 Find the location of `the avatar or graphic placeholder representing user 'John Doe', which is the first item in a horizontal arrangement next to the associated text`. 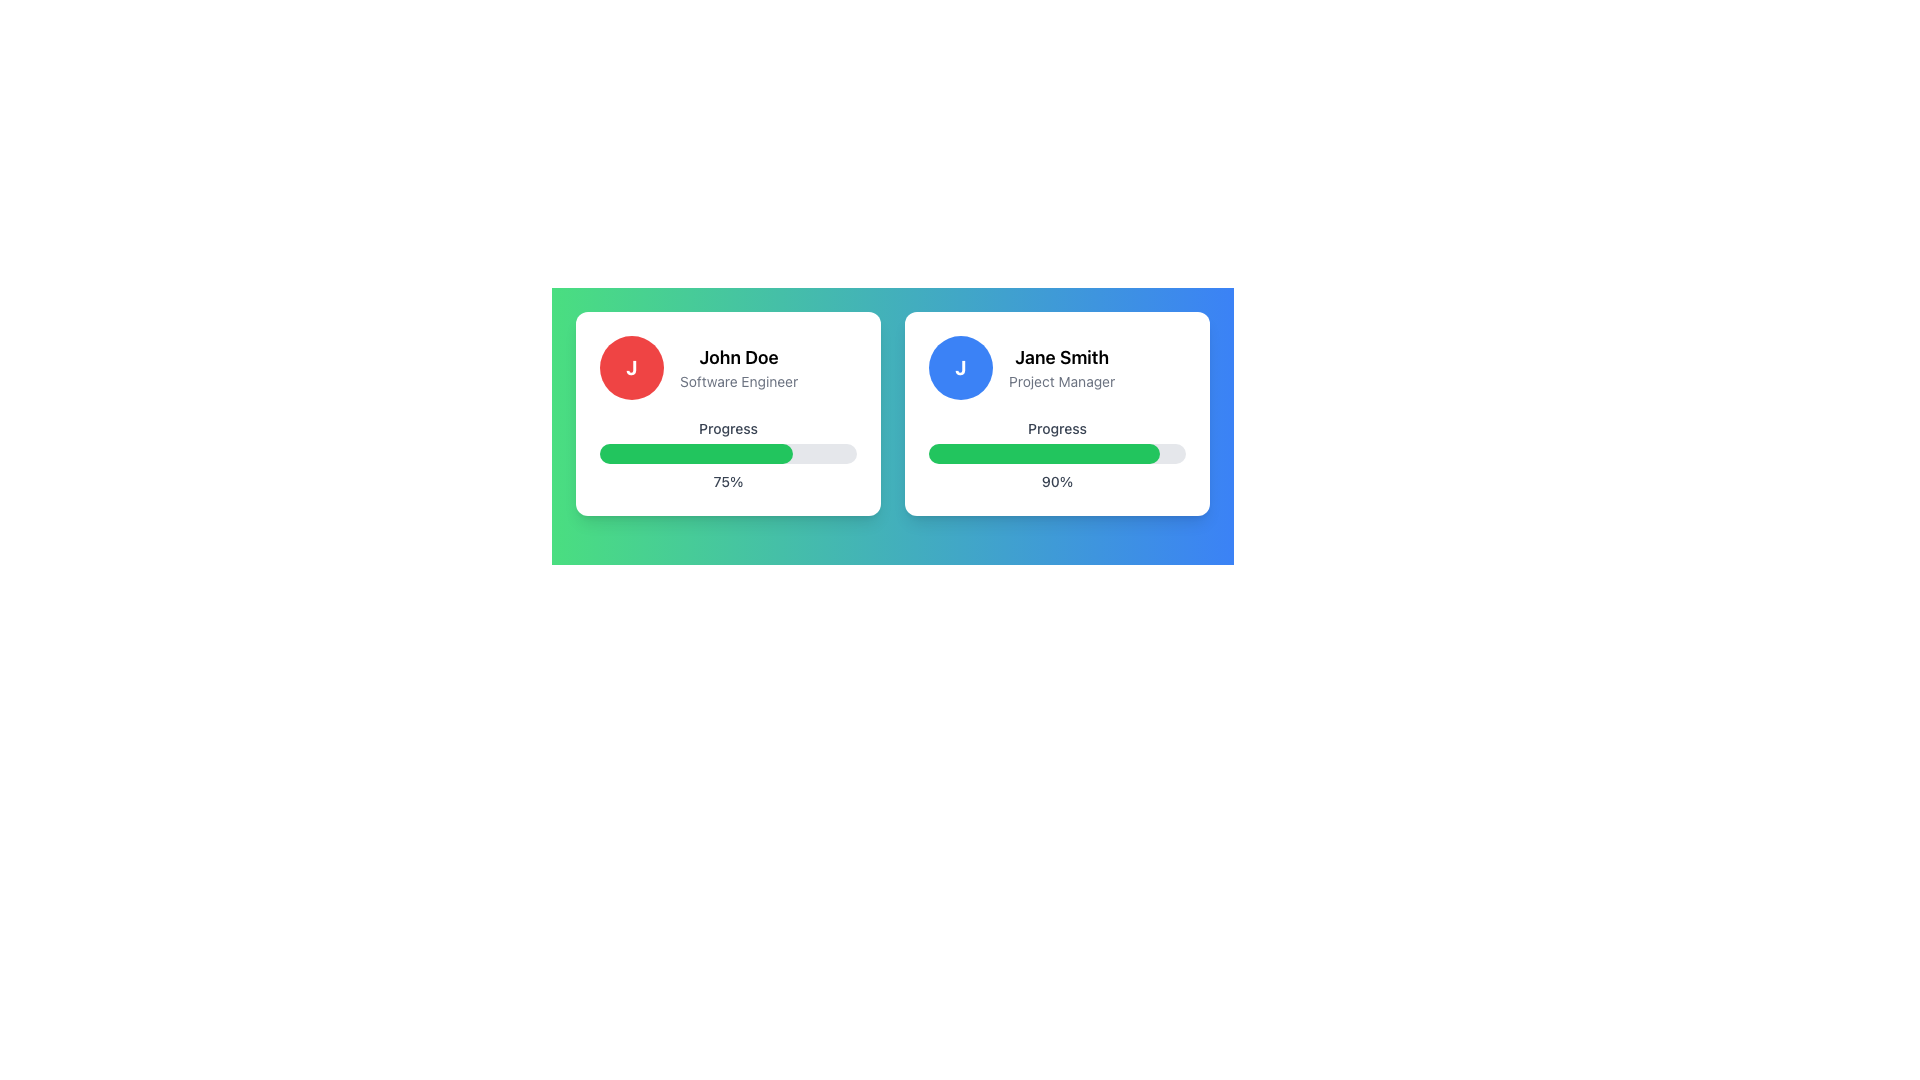

the avatar or graphic placeholder representing user 'John Doe', which is the first item in a horizontal arrangement next to the associated text is located at coordinates (631, 367).